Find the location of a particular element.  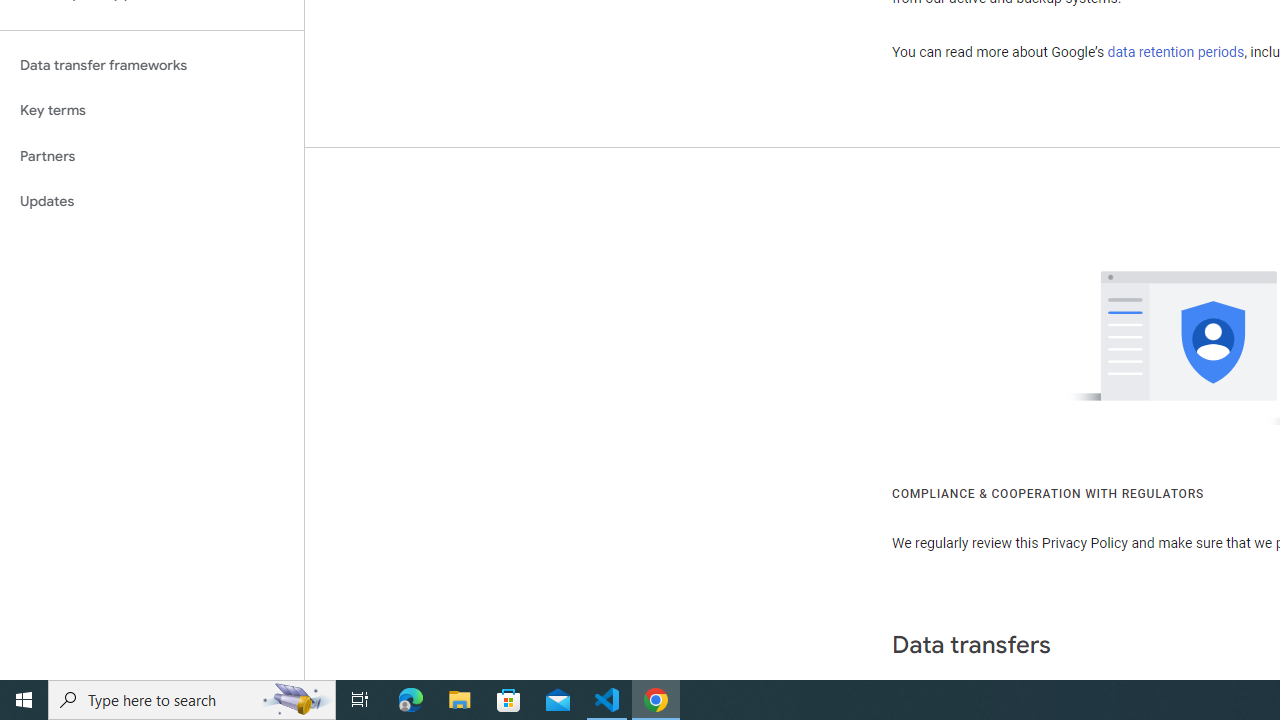

'data retention periods' is located at coordinates (1176, 51).